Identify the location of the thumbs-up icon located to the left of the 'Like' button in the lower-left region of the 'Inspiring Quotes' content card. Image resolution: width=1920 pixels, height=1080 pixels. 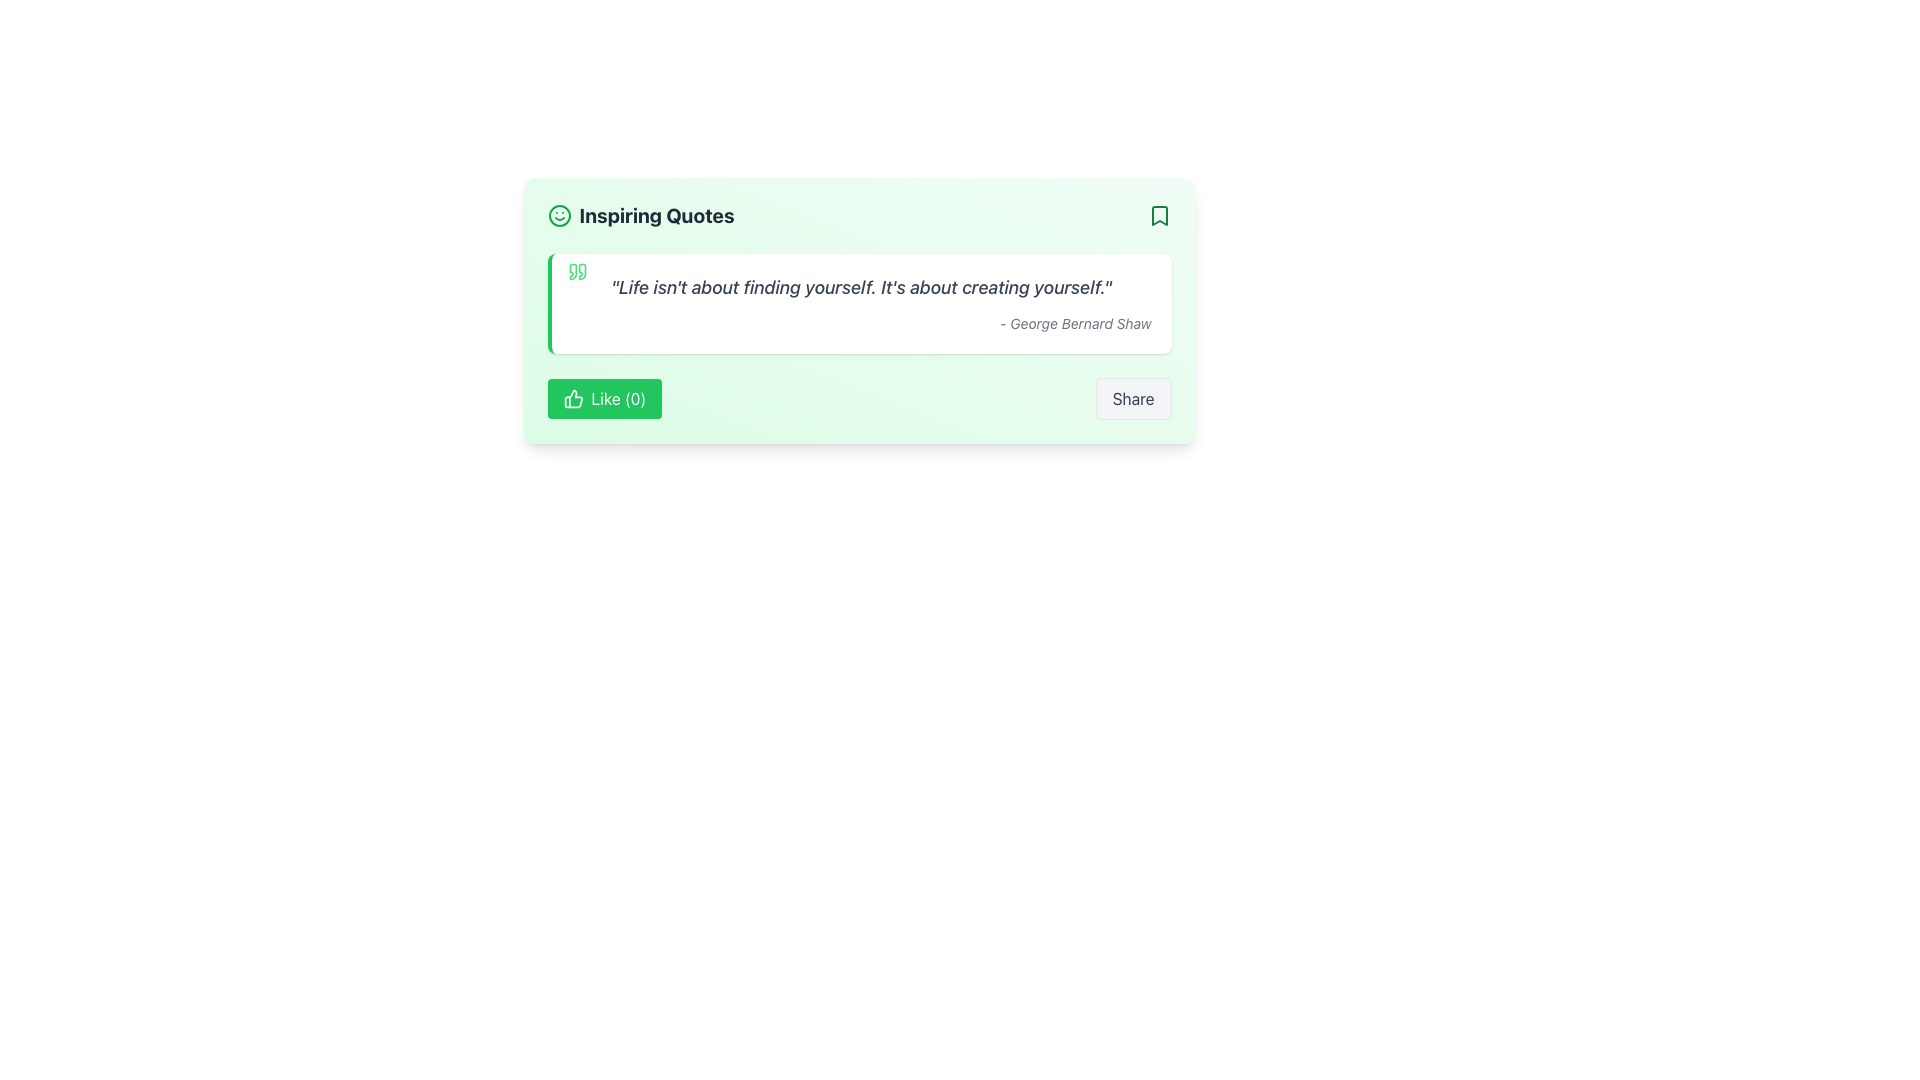
(572, 398).